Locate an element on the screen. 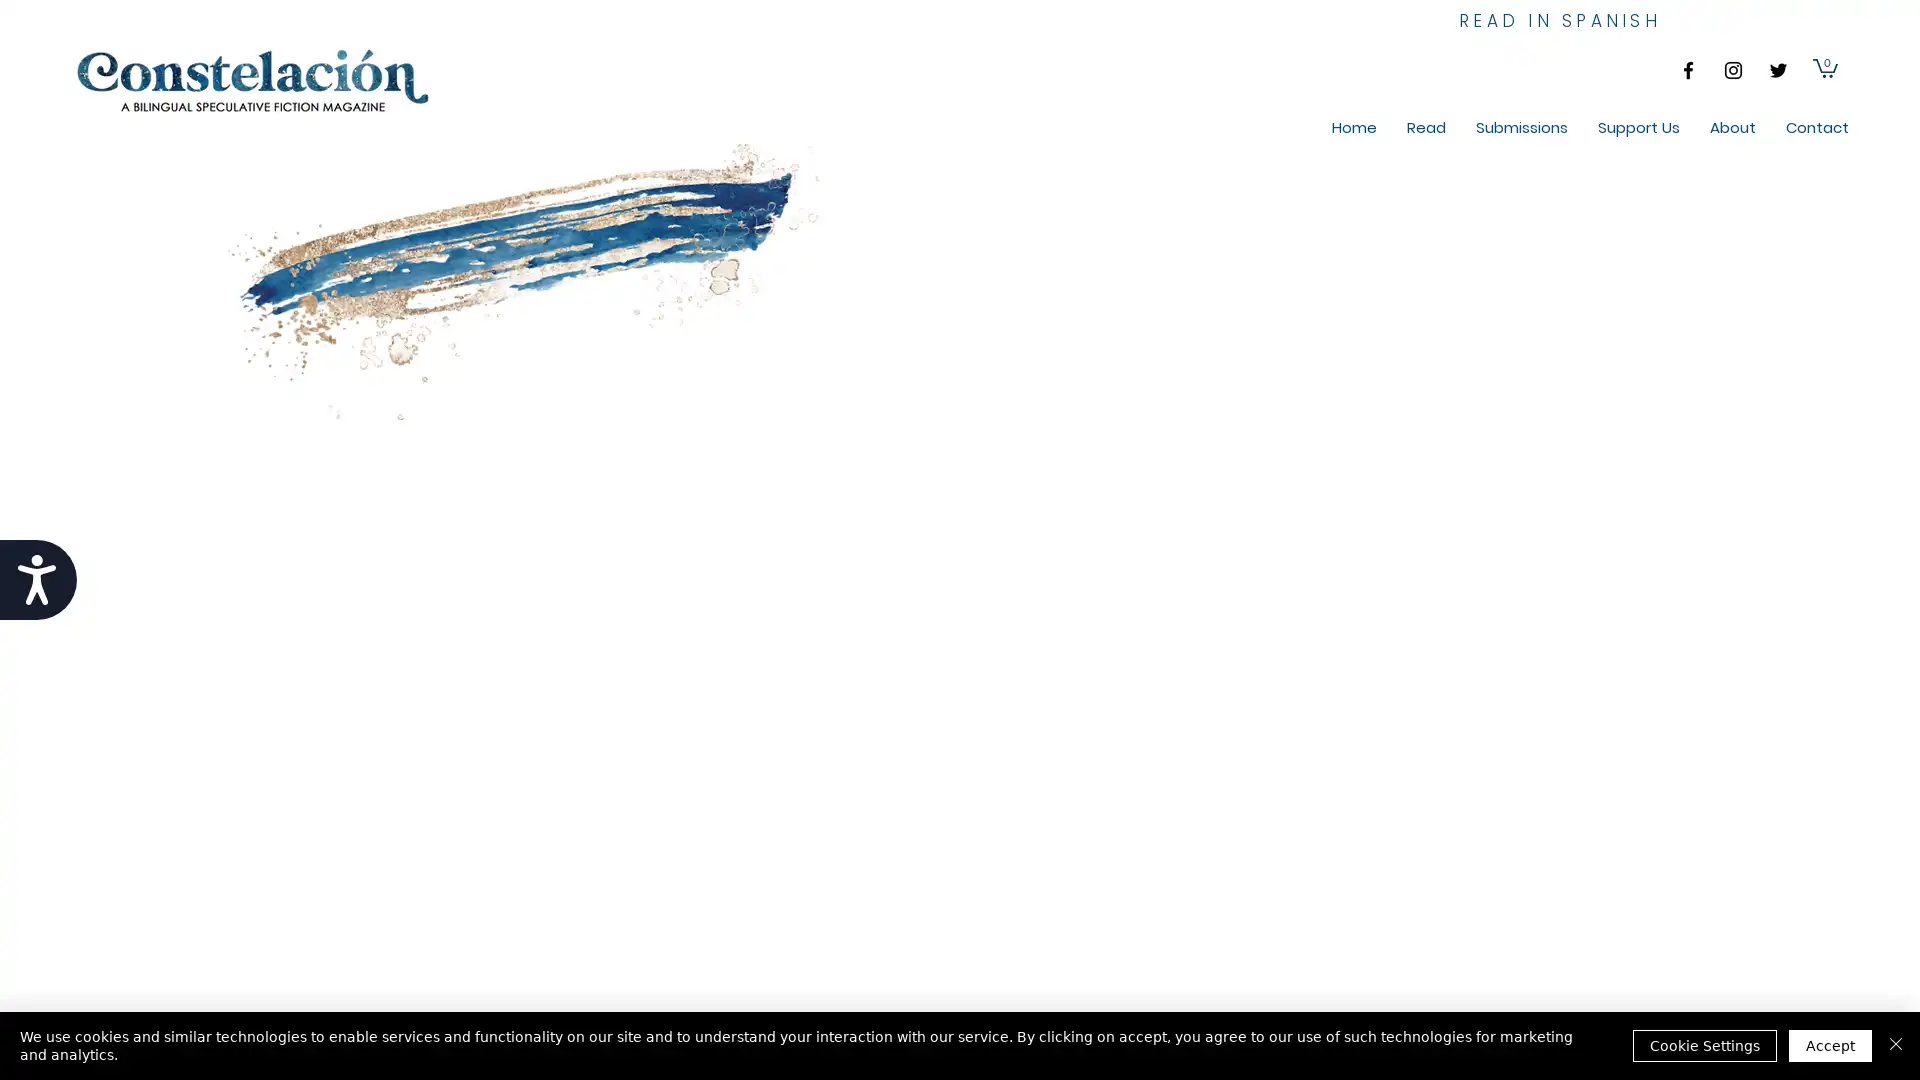  Accept is located at coordinates (1830, 1044).